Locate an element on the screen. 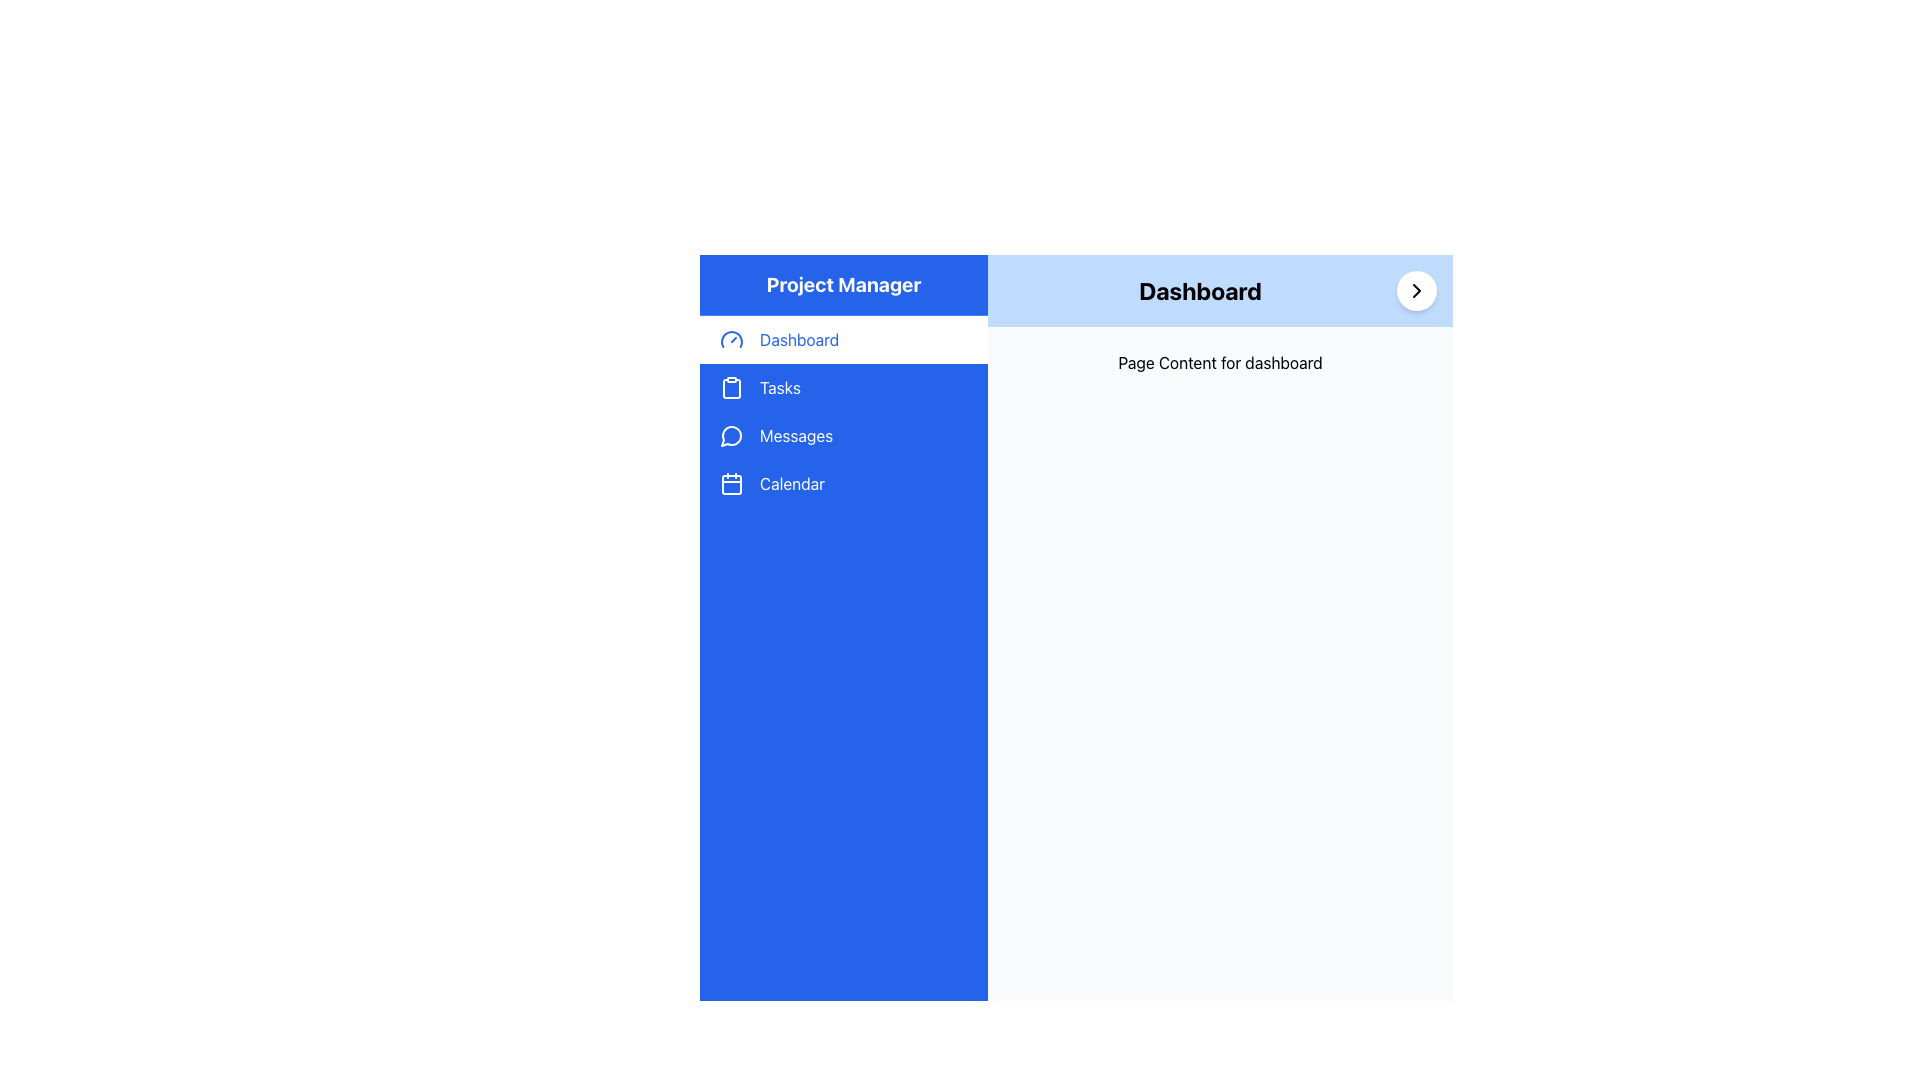 The height and width of the screenshot is (1080, 1920). the Text Label that serves as the title or heading for the Dashboard page, located in the center of a light blue area at the top of the main content section is located at coordinates (1200, 290).